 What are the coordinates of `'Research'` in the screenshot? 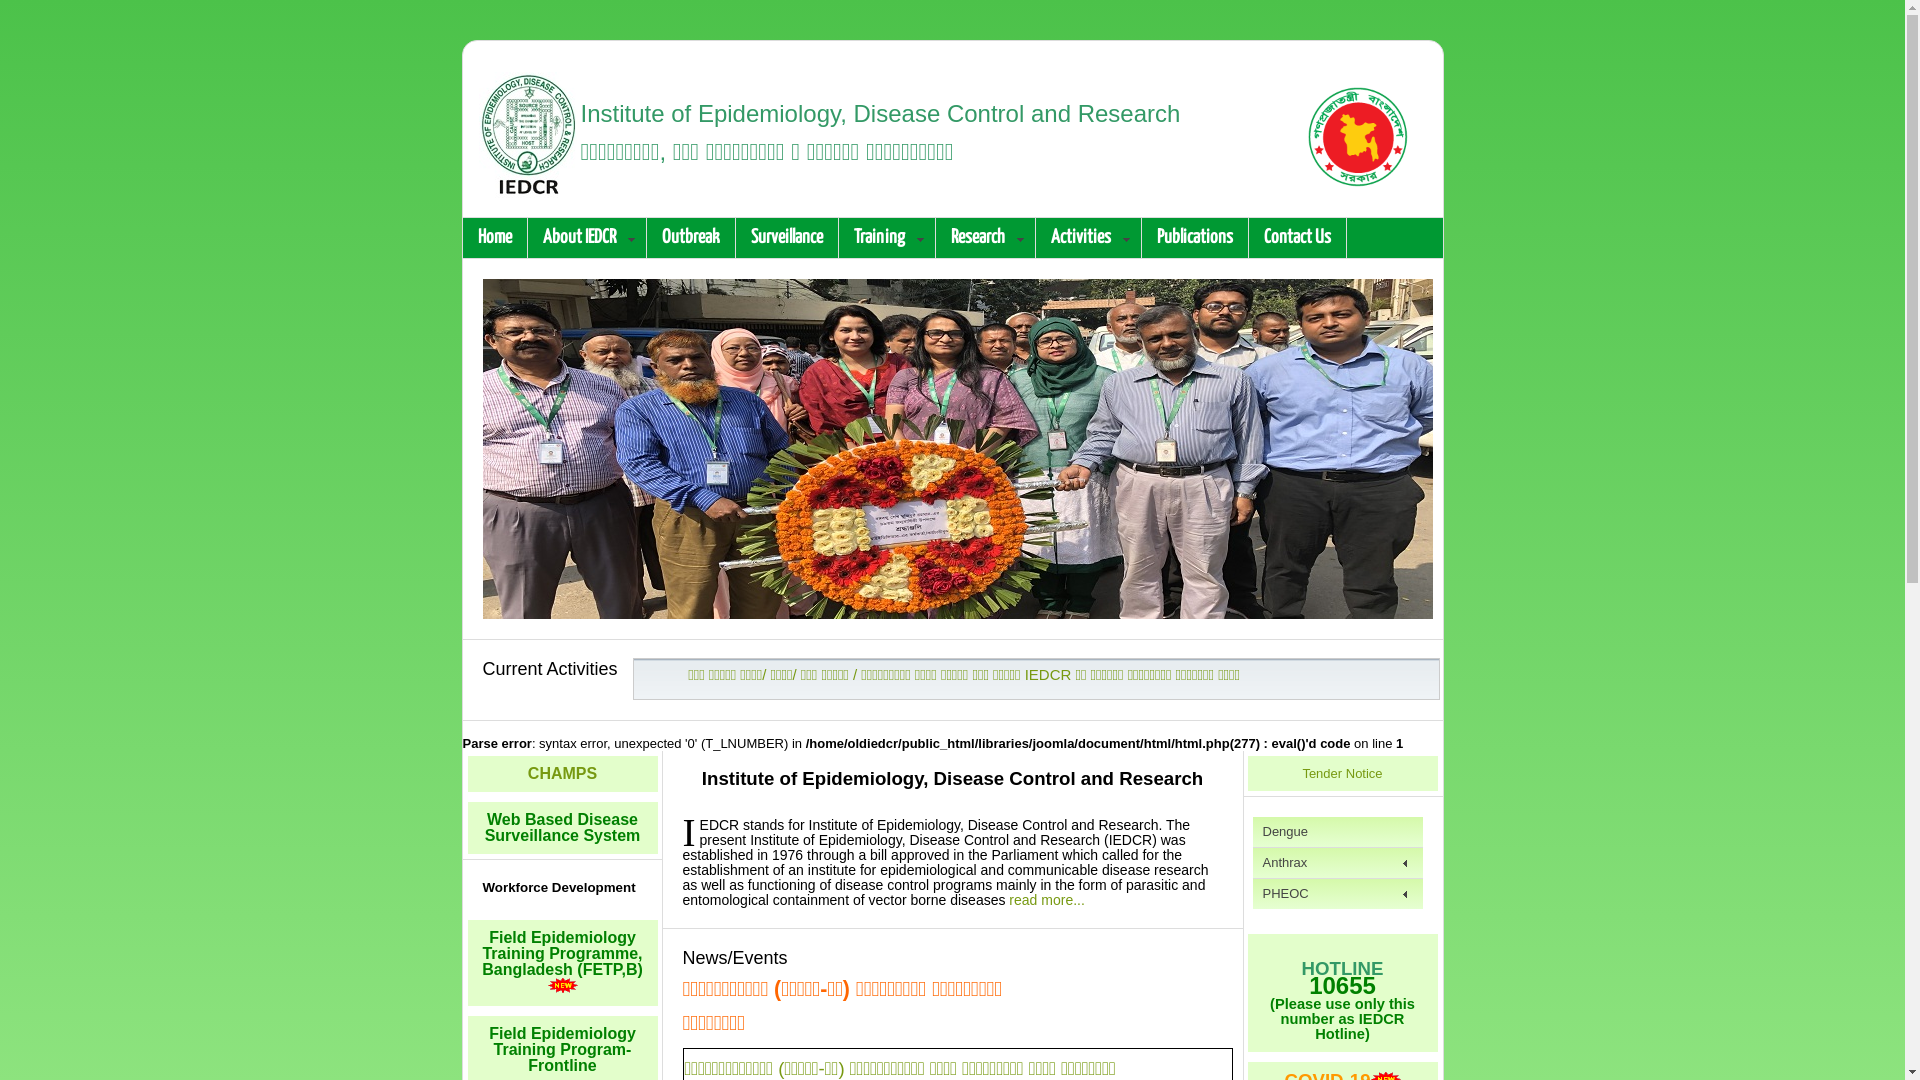 It's located at (935, 237).